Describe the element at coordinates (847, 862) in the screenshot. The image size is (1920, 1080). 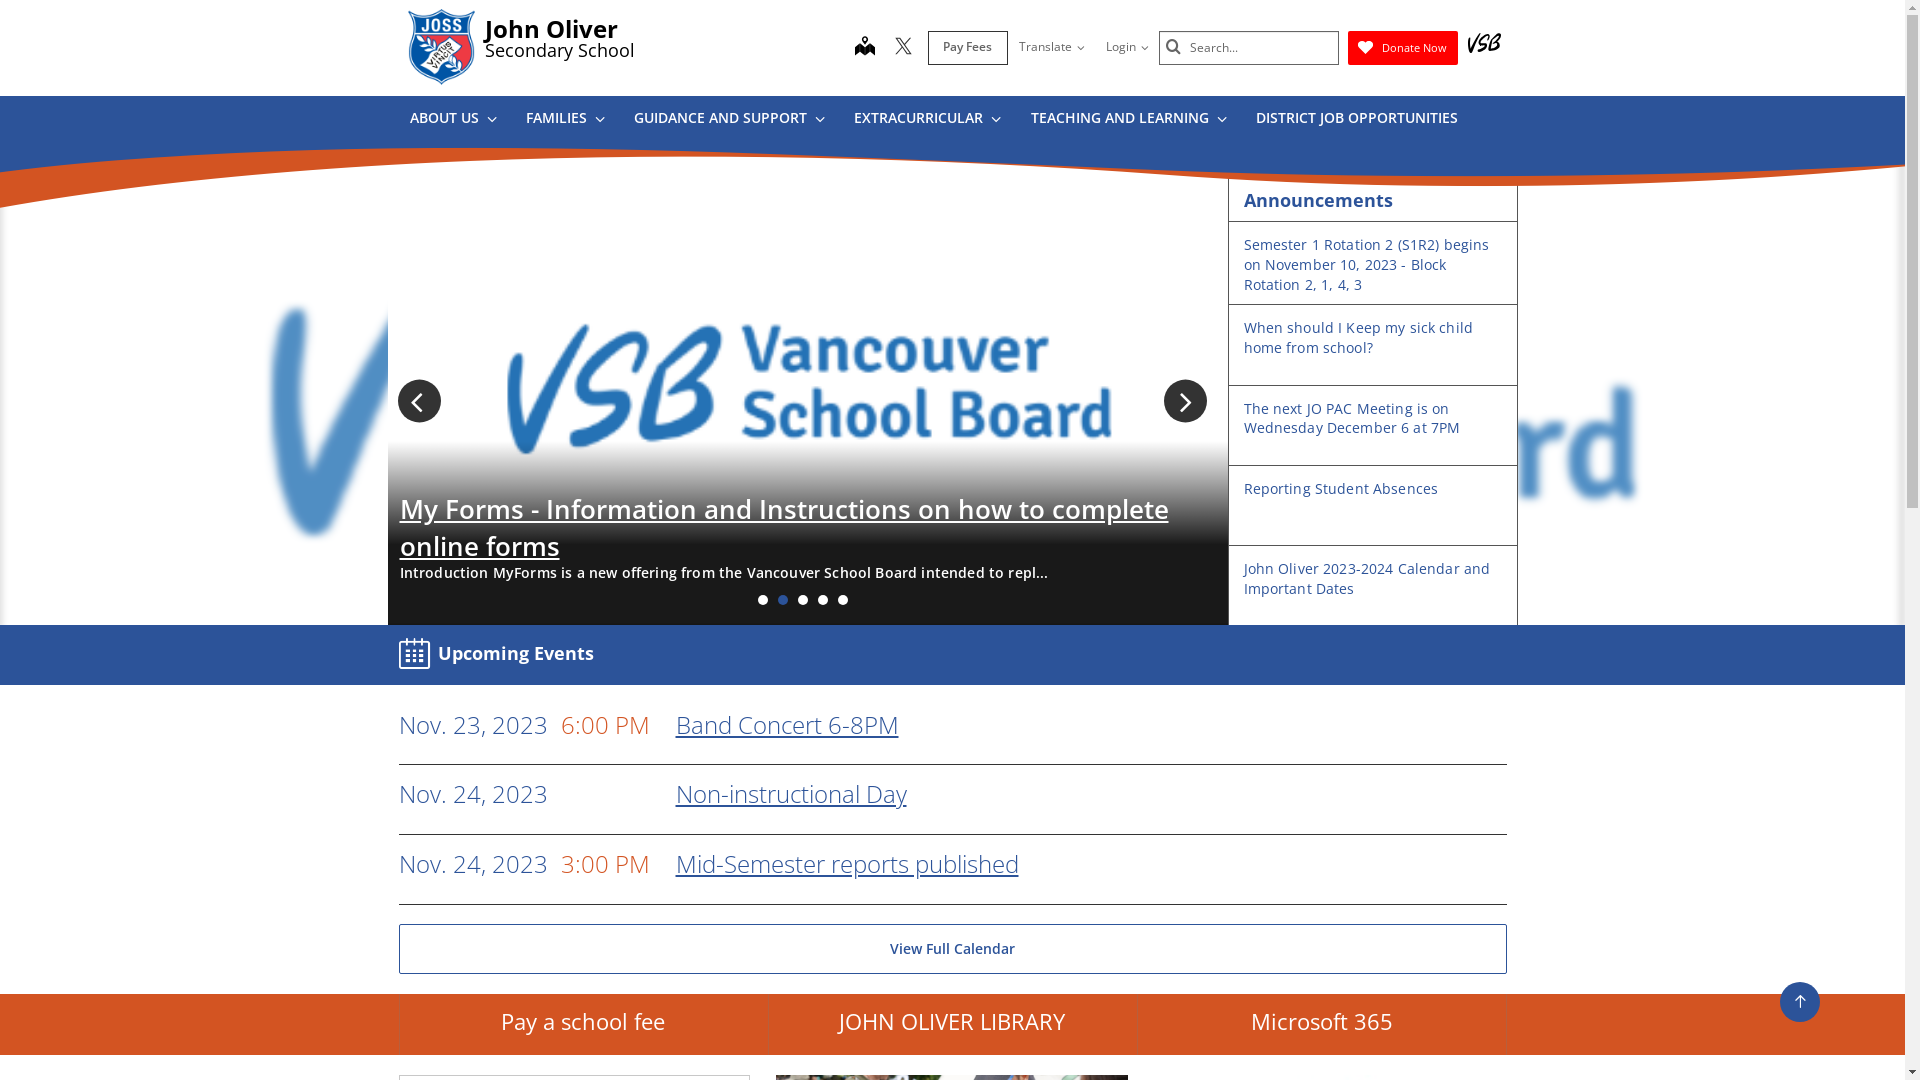
I see `'Mid-Semester reports published'` at that location.